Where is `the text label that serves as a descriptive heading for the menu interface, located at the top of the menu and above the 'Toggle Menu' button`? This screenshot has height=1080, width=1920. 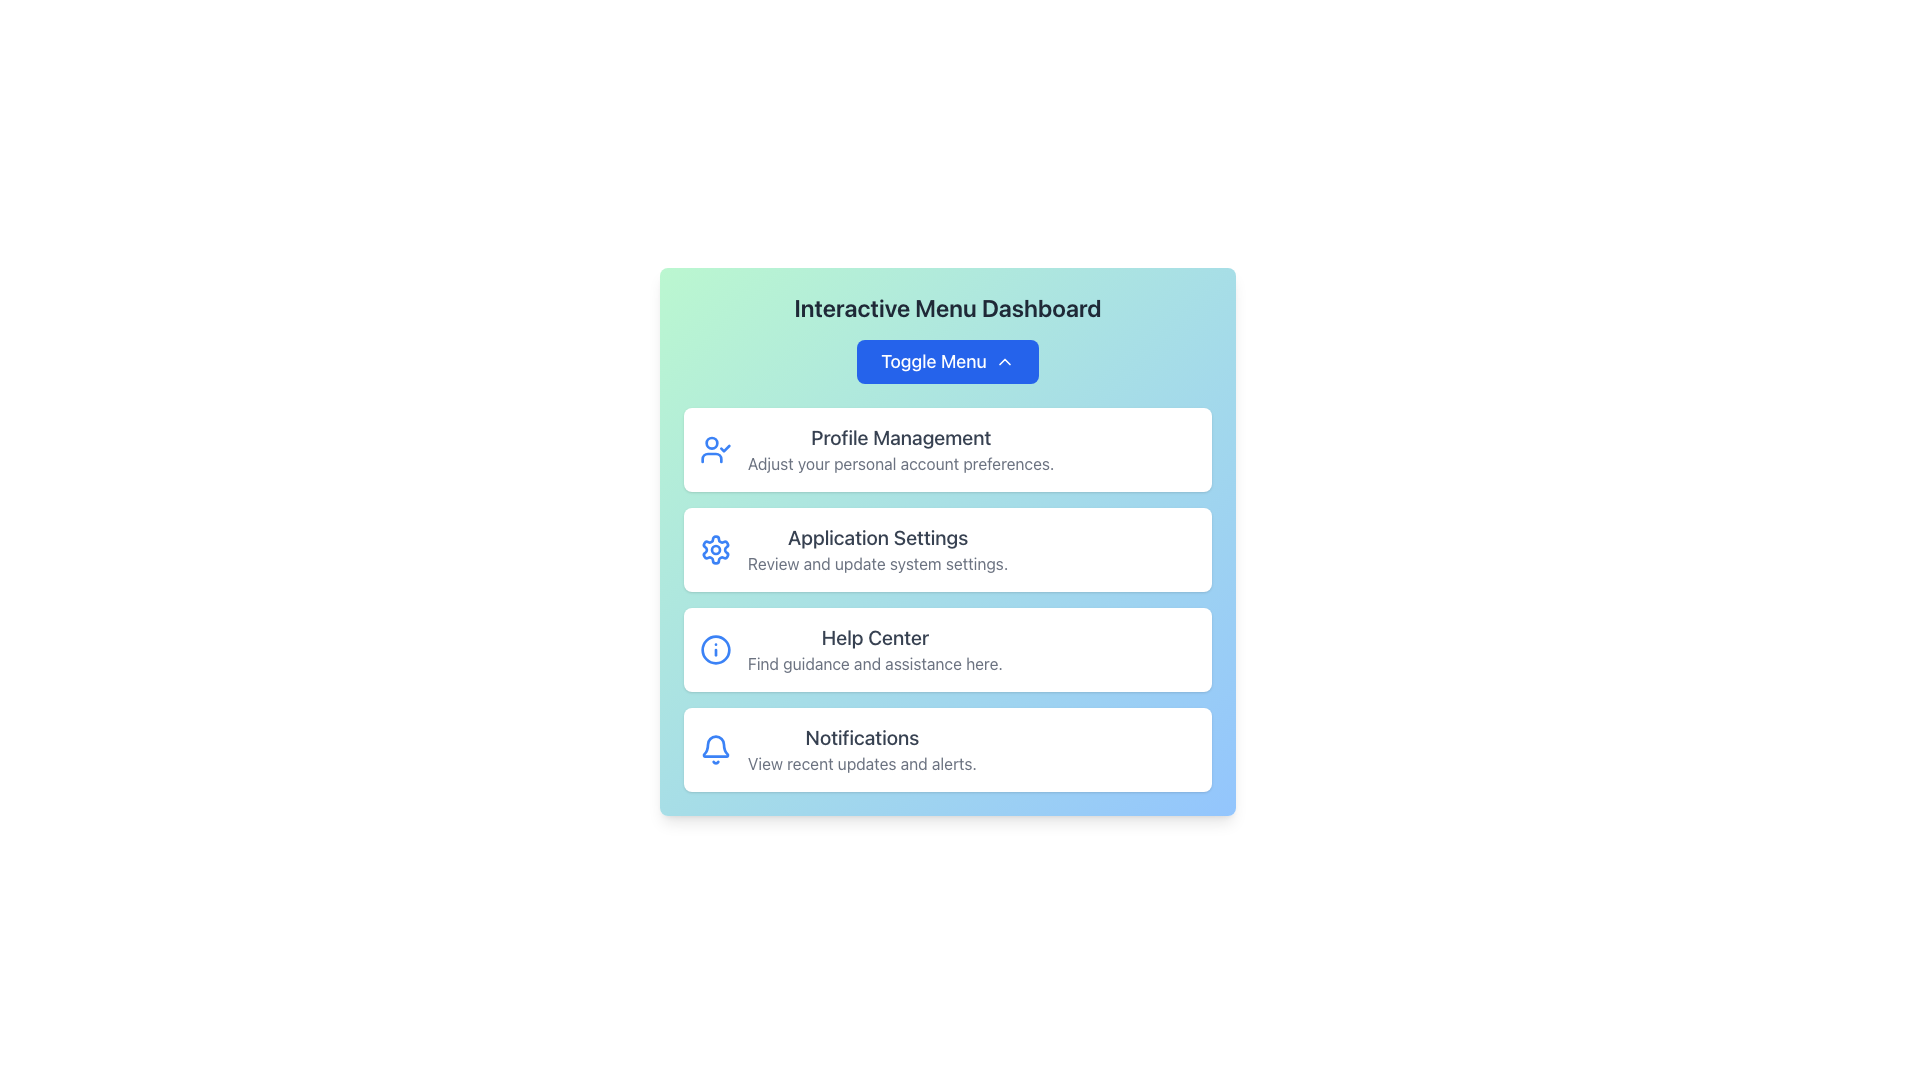 the text label that serves as a descriptive heading for the menu interface, located at the top of the menu and above the 'Toggle Menu' button is located at coordinates (947, 308).